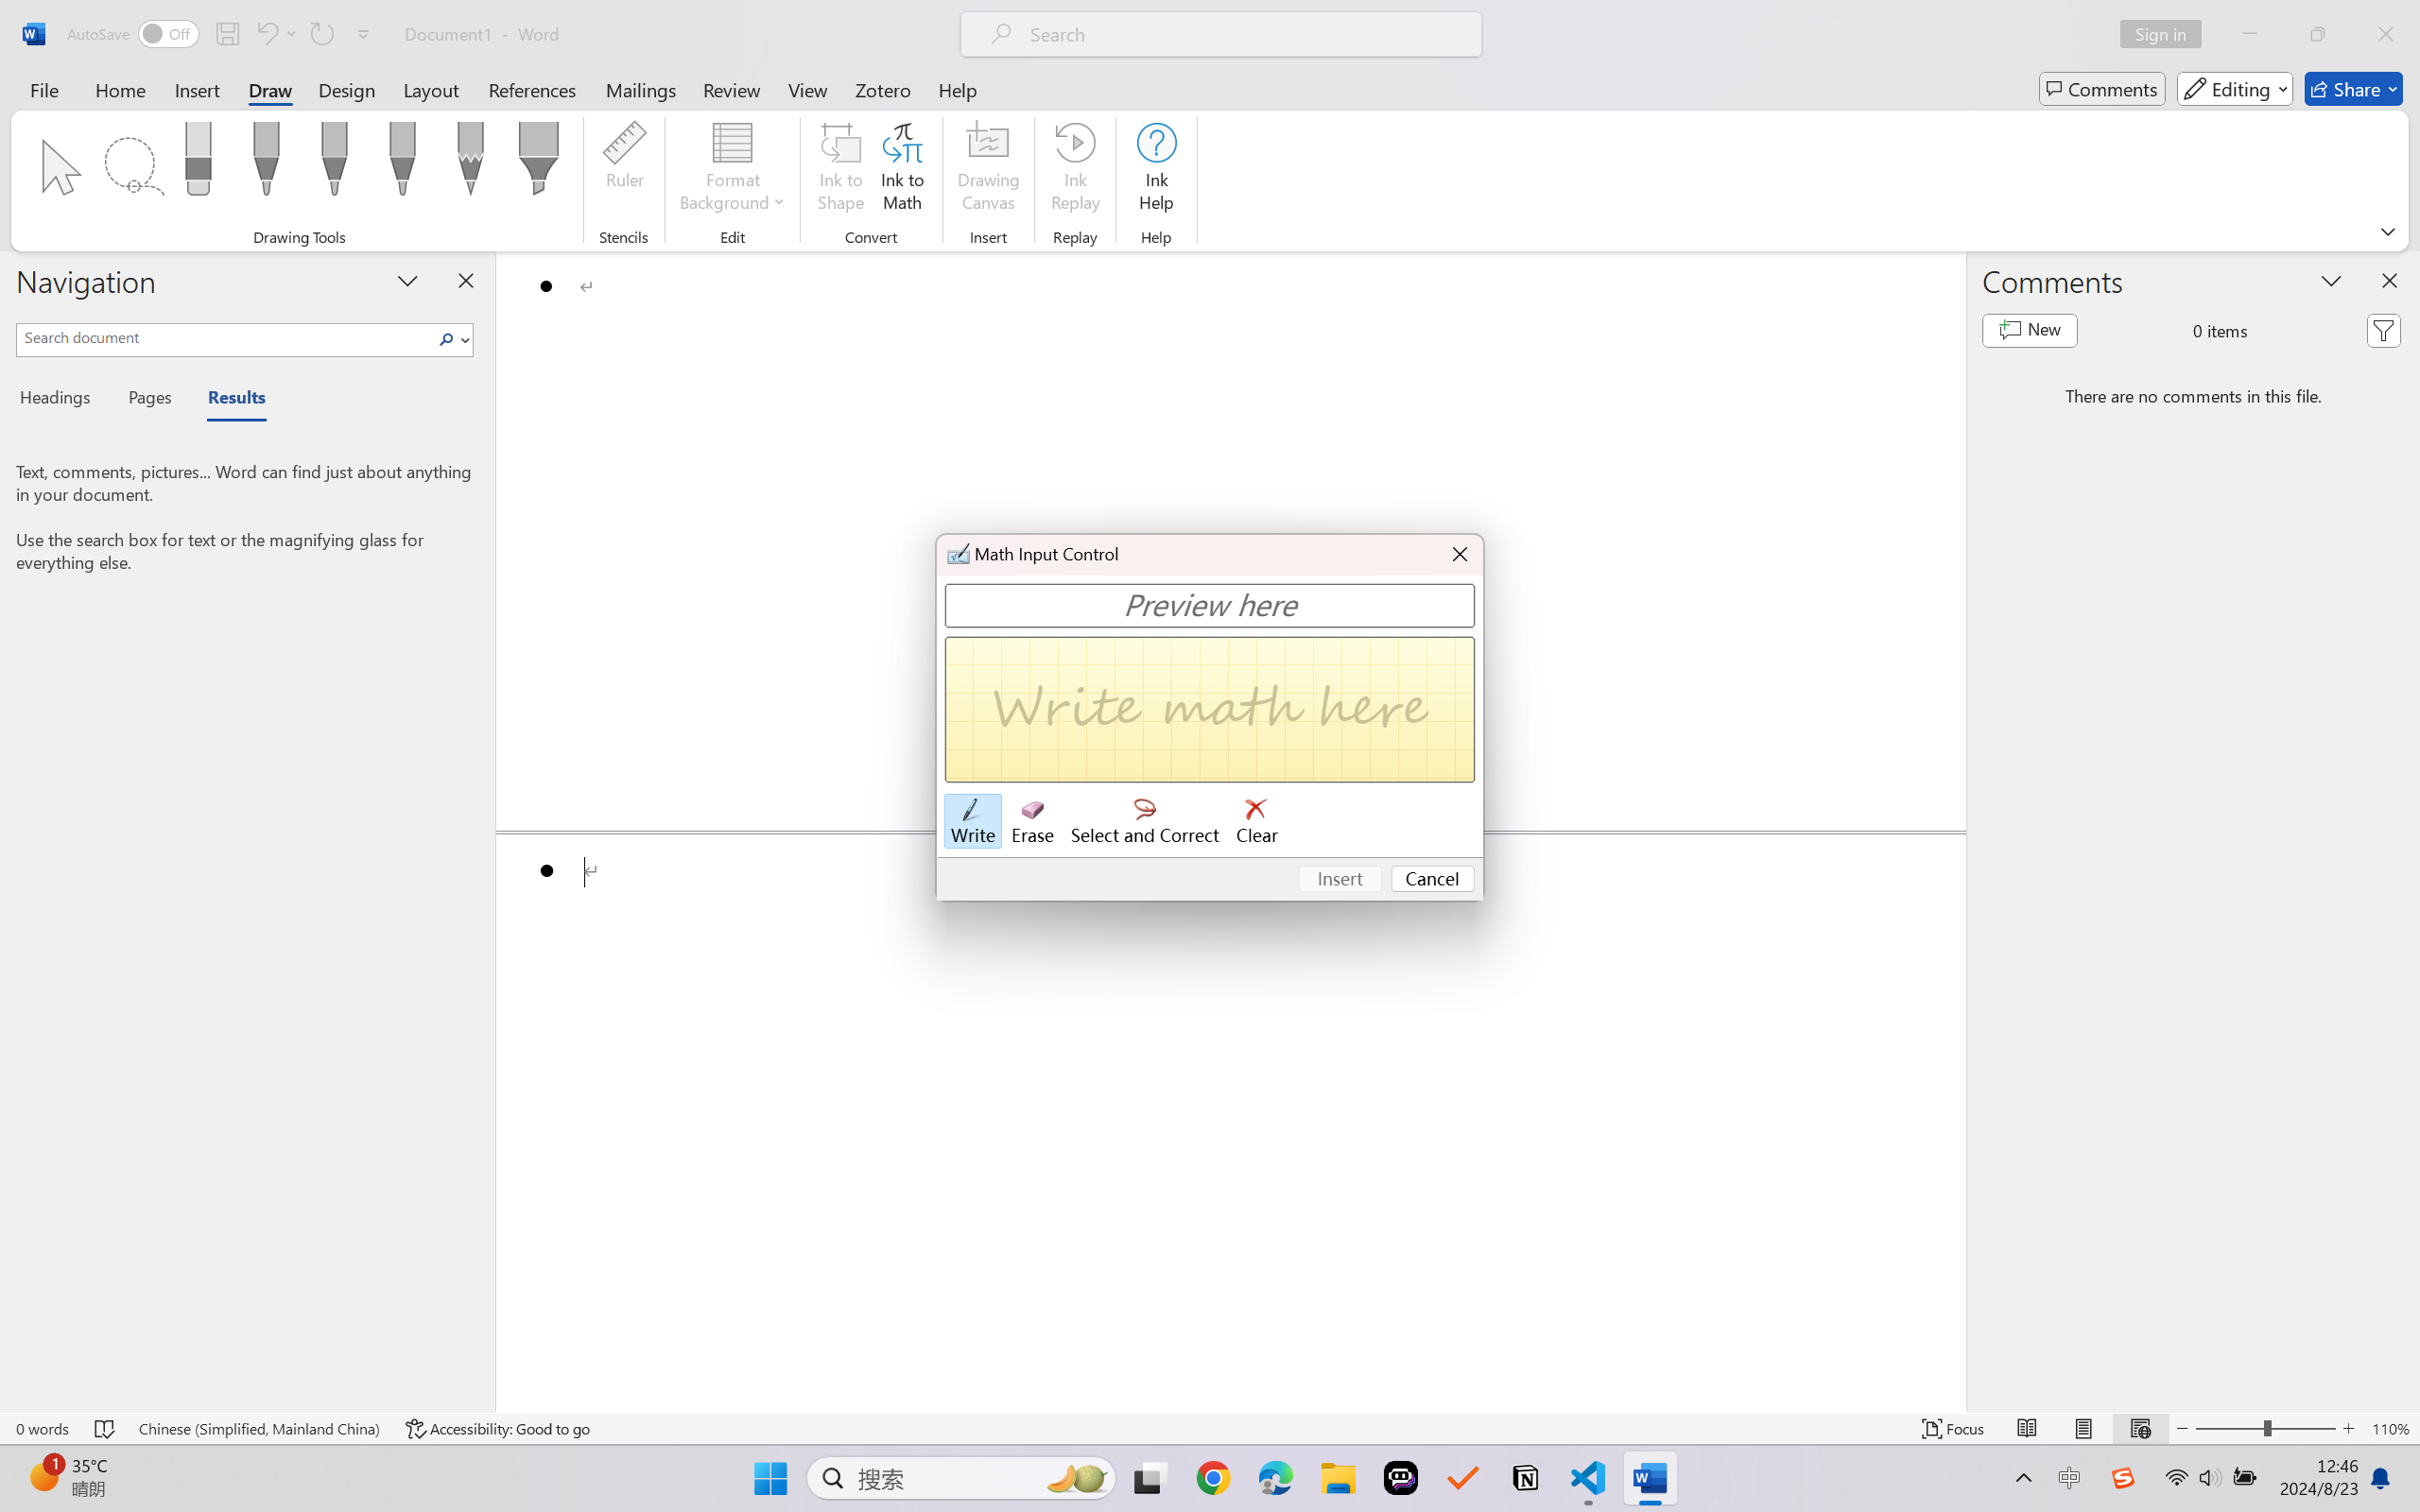 Image resolution: width=2420 pixels, height=1512 pixels. I want to click on 'Microsoft Edge', so click(1275, 1478).